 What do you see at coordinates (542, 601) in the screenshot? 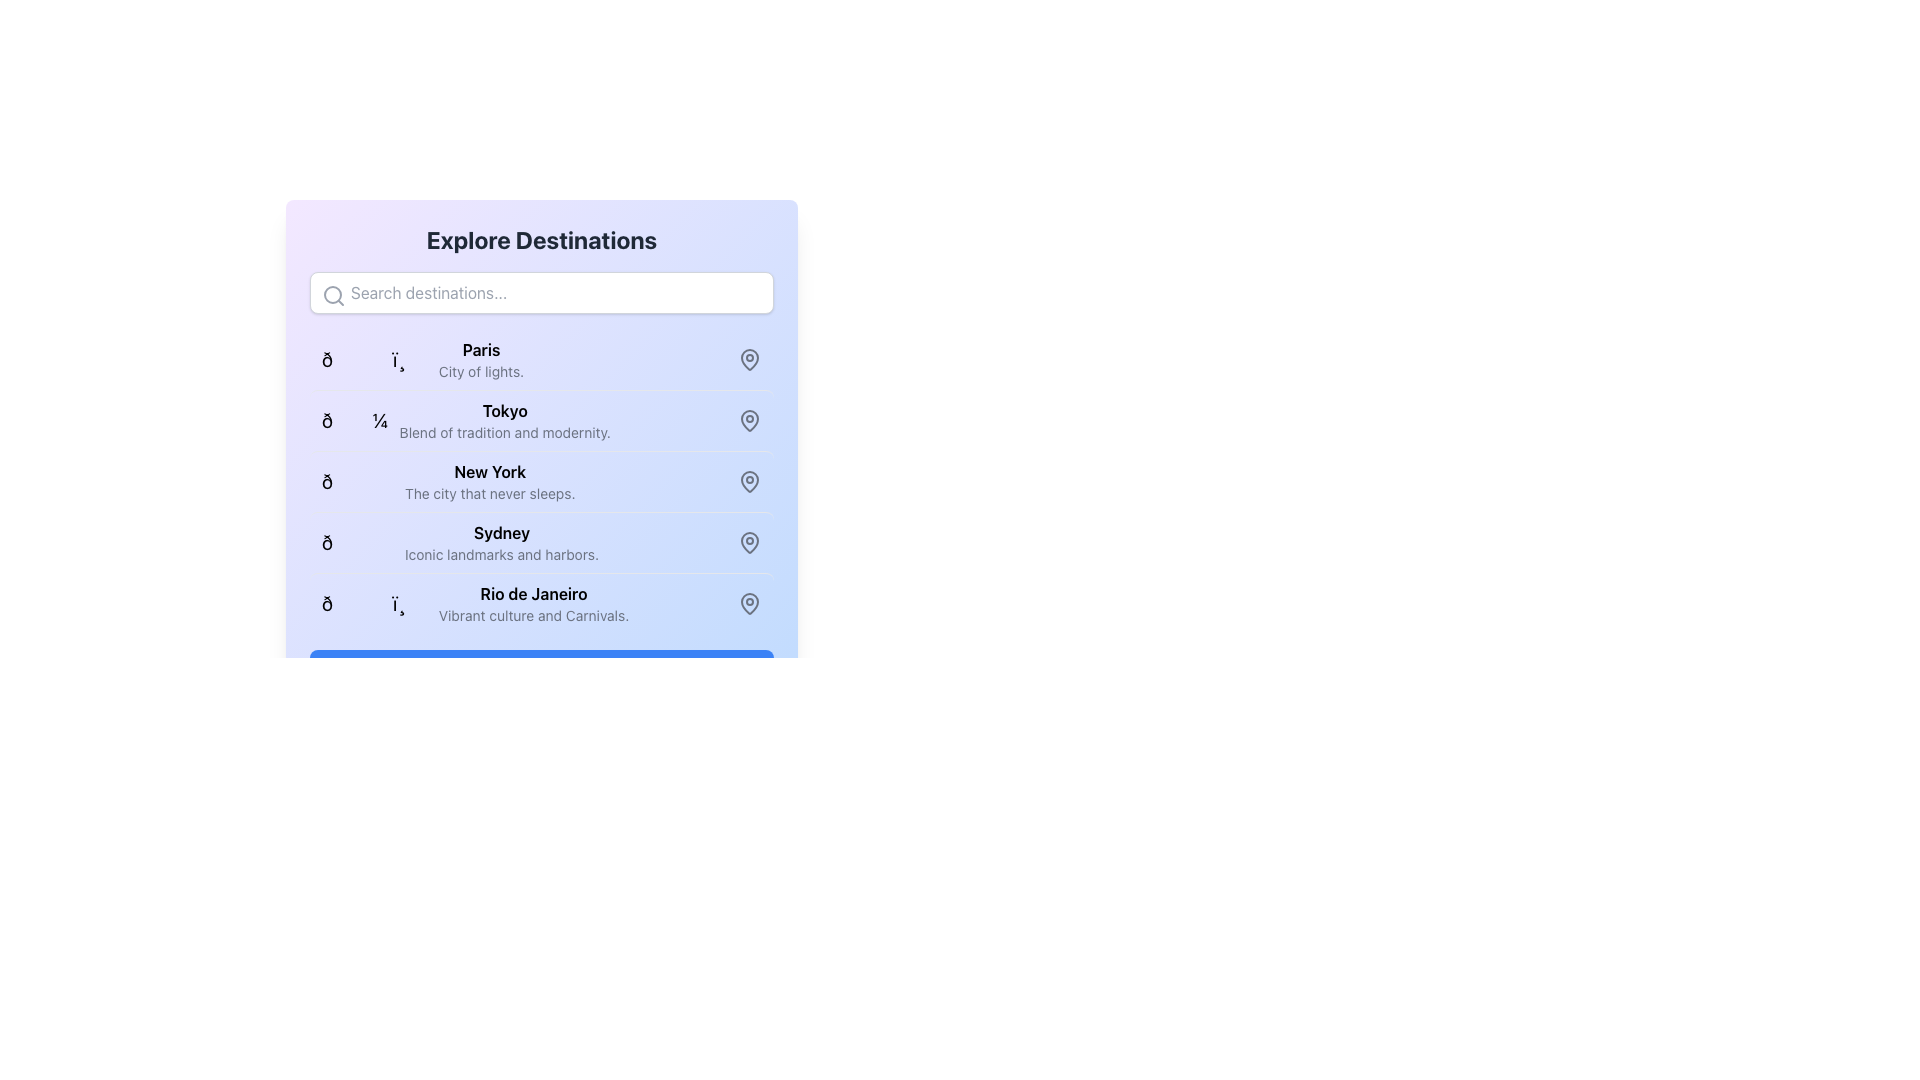
I see `the fifth list item displaying 'Rio de Janeiro' to trigger the visual highlight effect` at bounding box center [542, 601].